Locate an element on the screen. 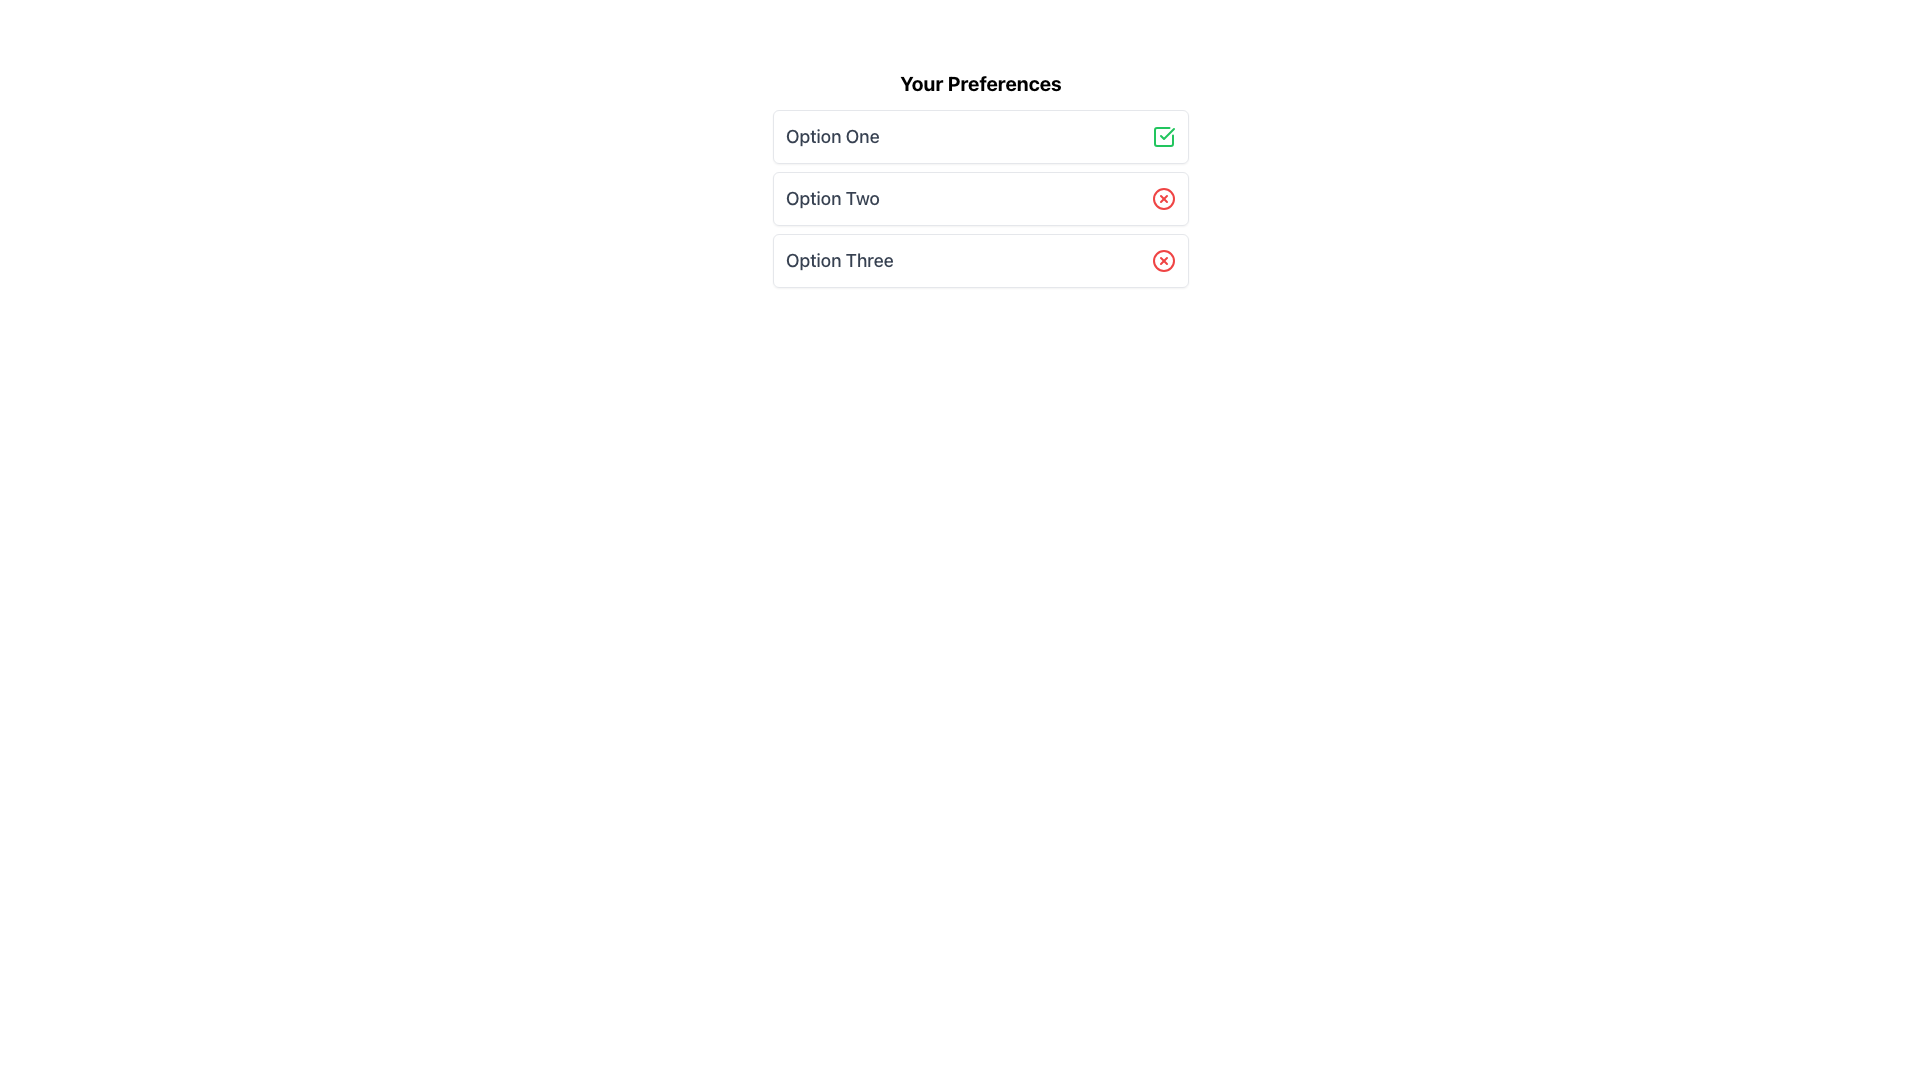 Image resolution: width=1920 pixels, height=1080 pixels. the text label displaying 'Option Three', which is styled with a medium gray font and positioned in a list of options under 'Your Preferences' is located at coordinates (839, 259).